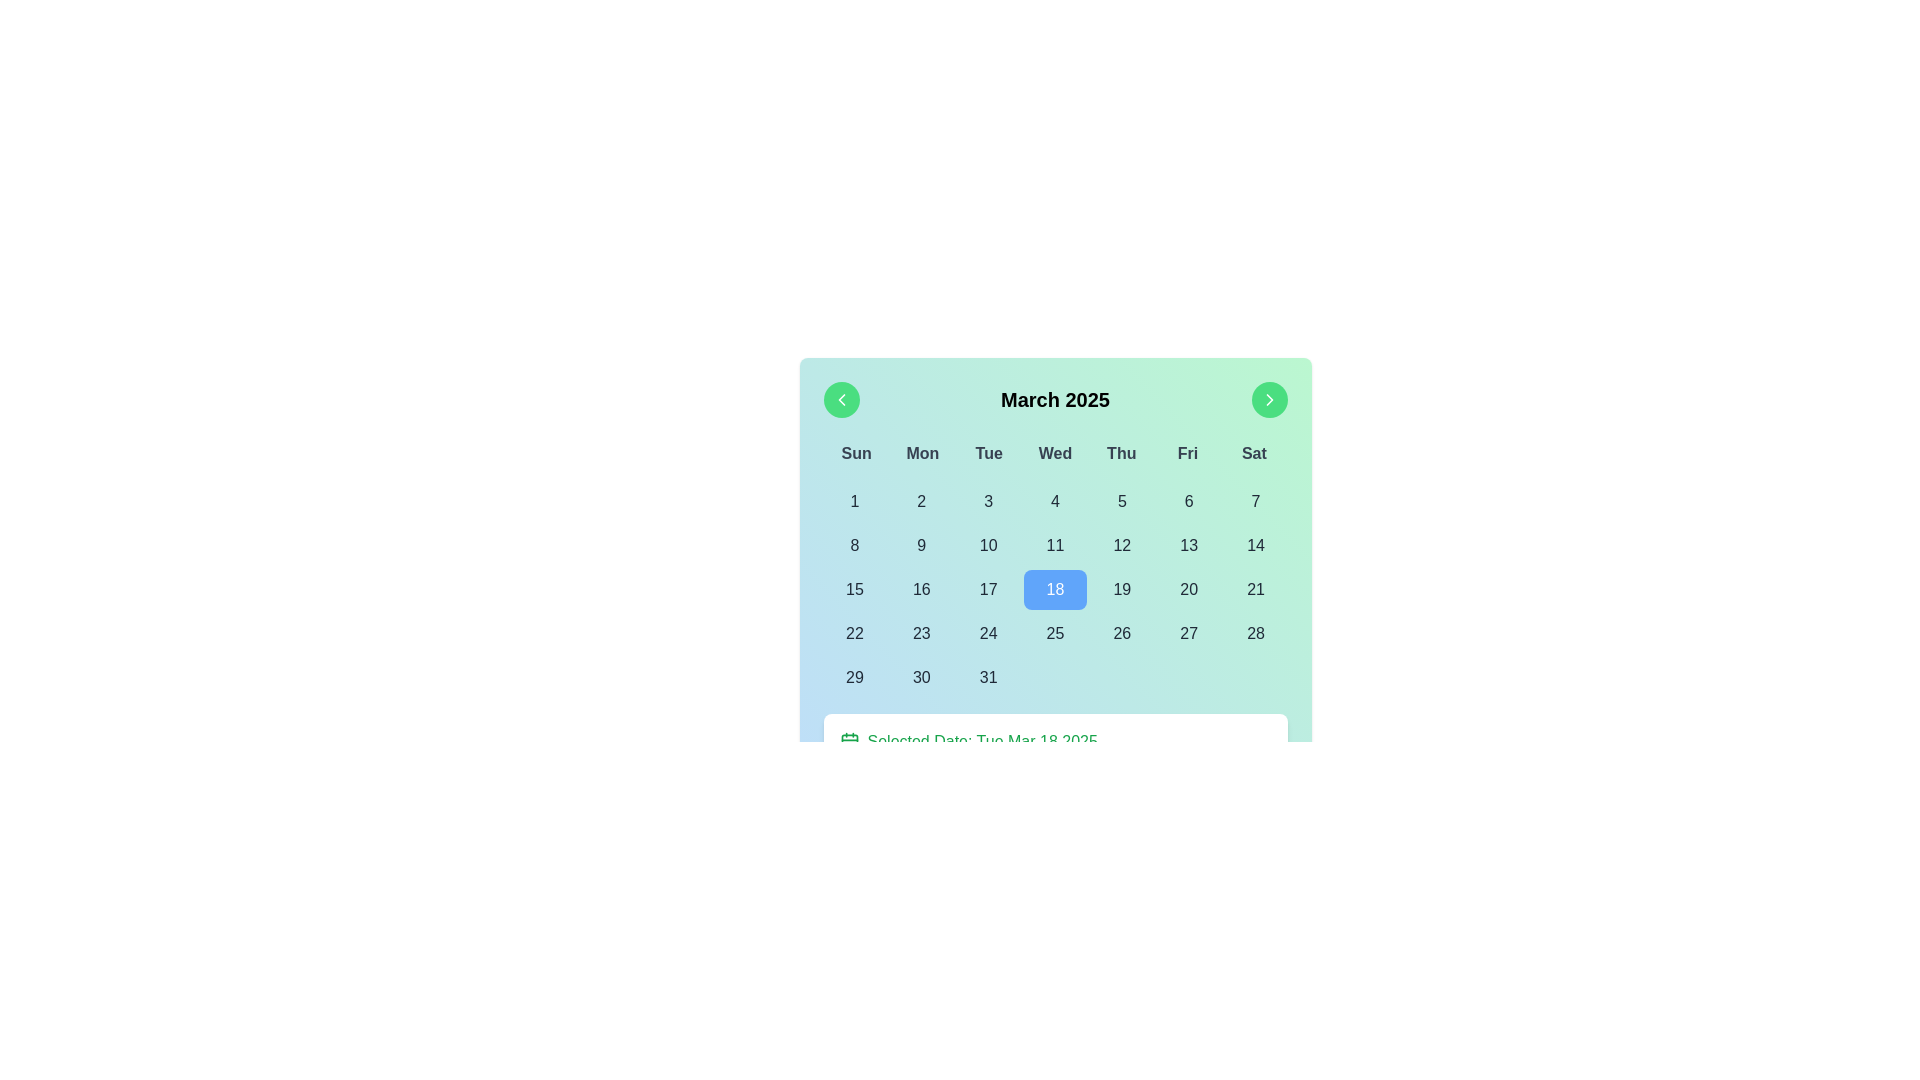 Image resolution: width=1920 pixels, height=1080 pixels. What do you see at coordinates (1054, 633) in the screenshot?
I see `the calendar date button representing the date '25'` at bounding box center [1054, 633].